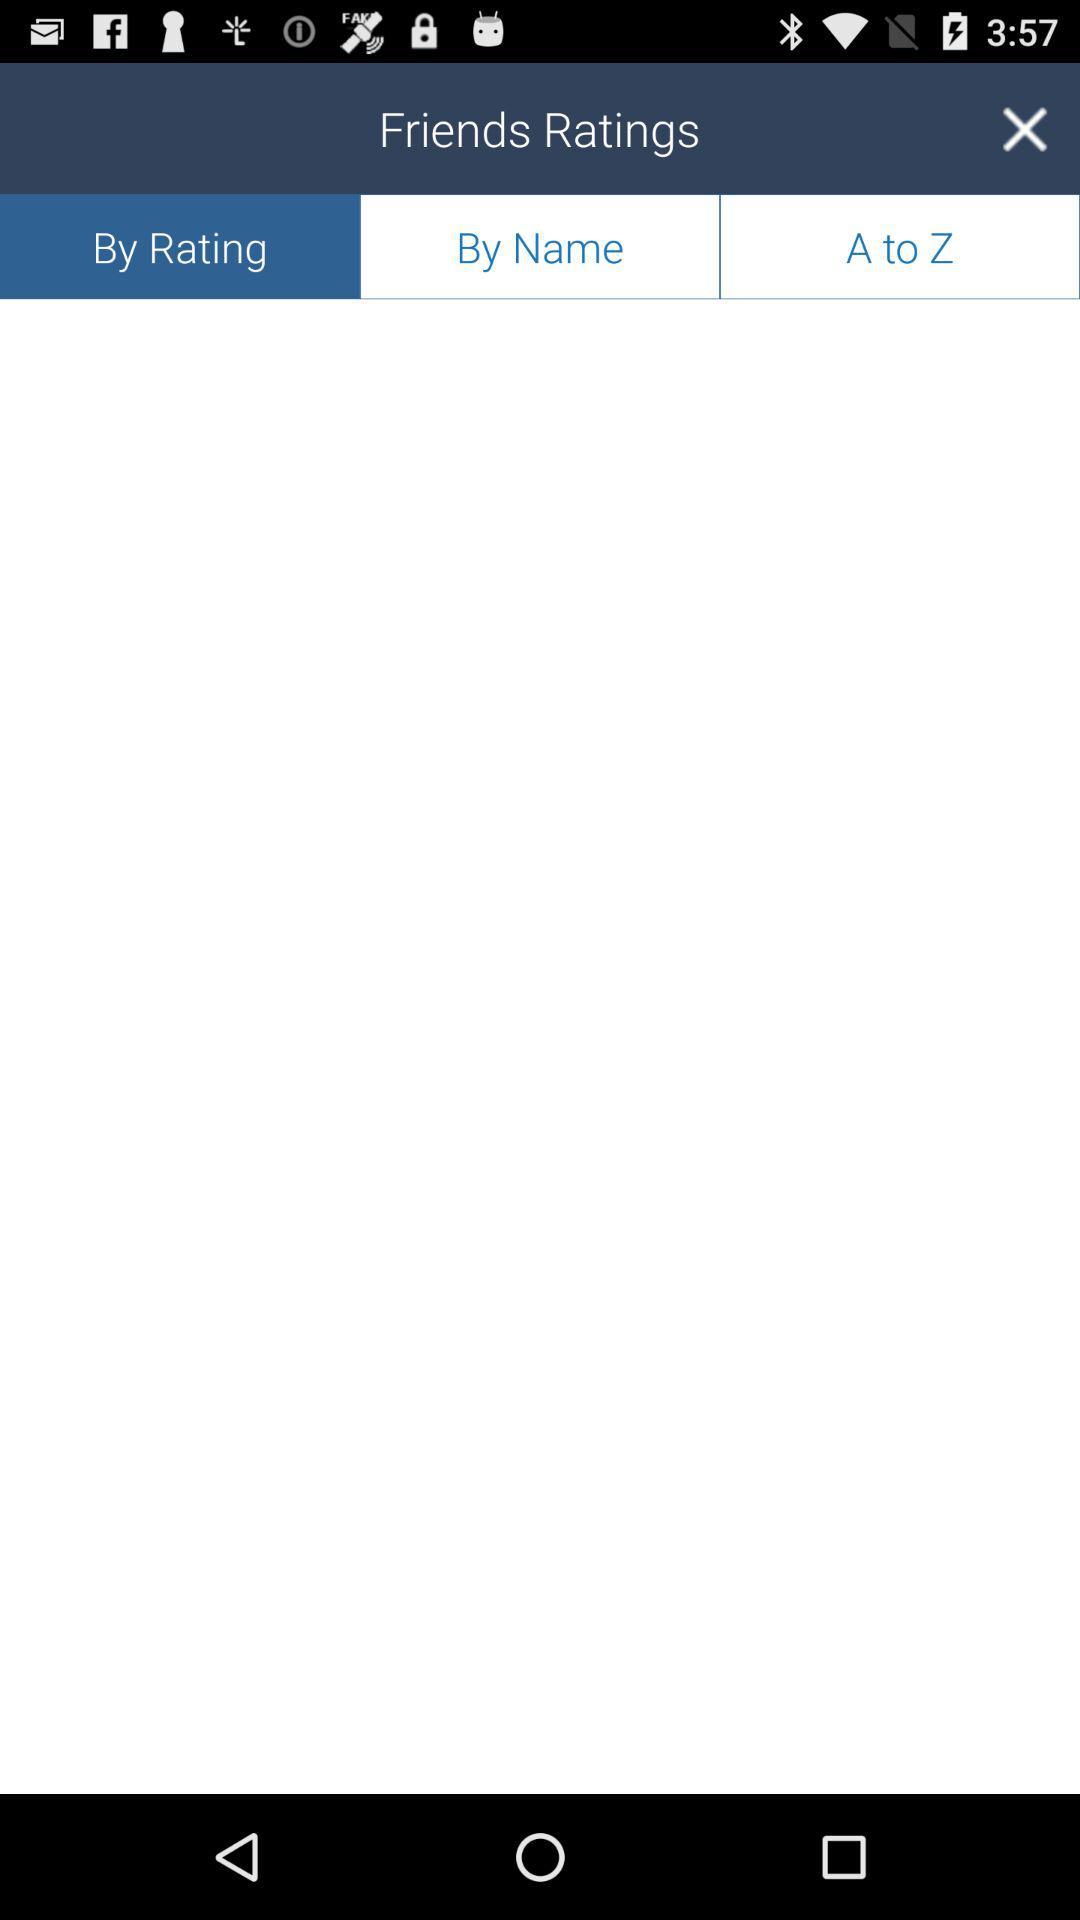 The image size is (1080, 1920). I want to click on item next to the a to z icon, so click(540, 245).